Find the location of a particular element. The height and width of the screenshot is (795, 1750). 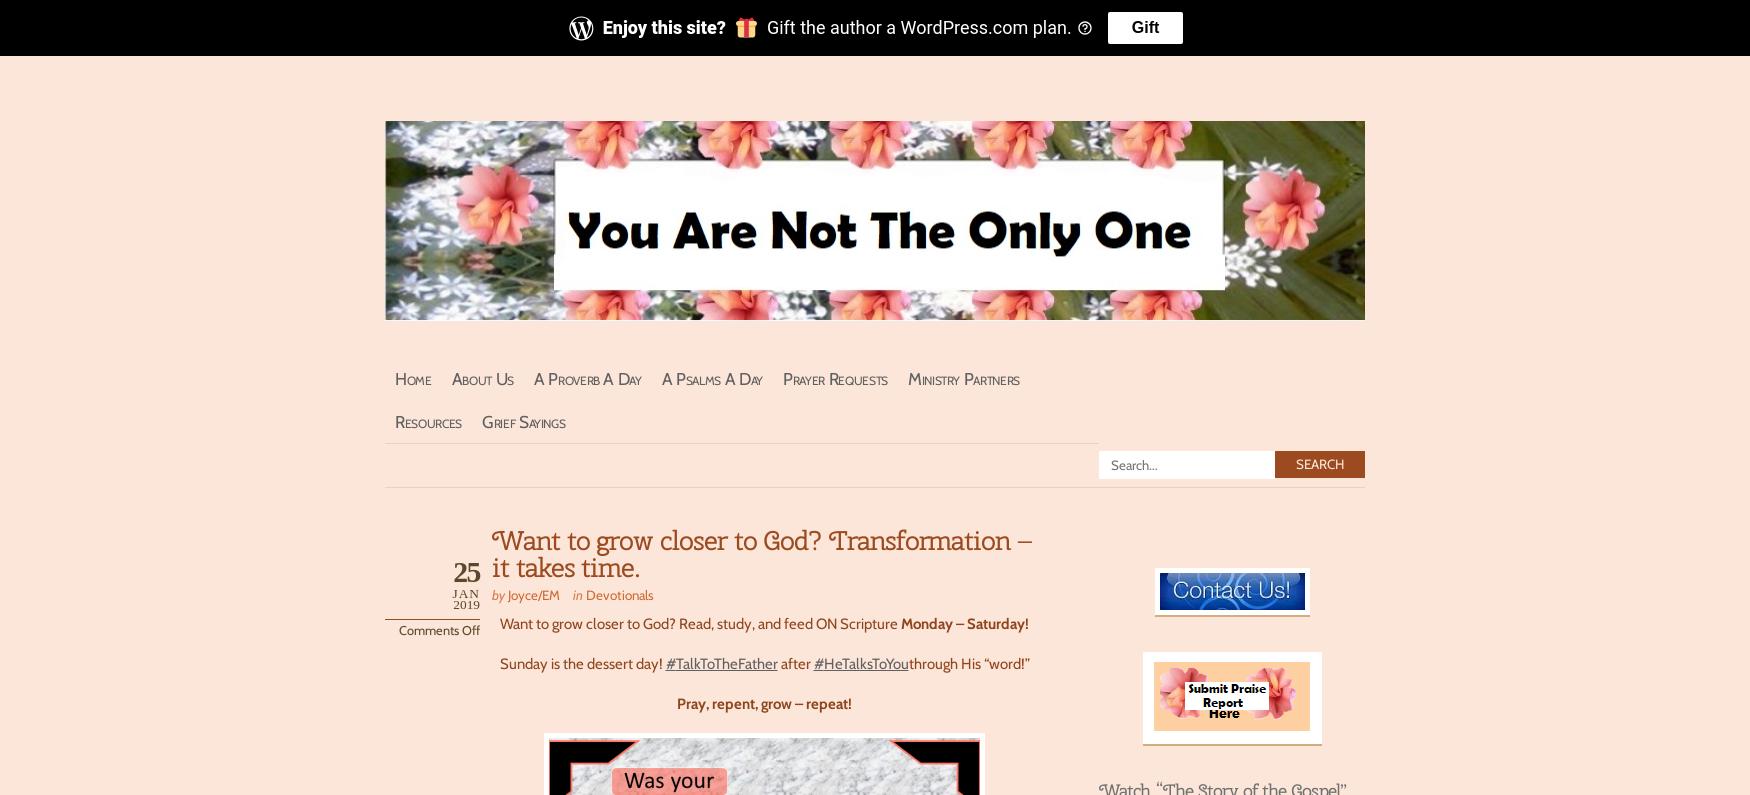

'after' is located at coordinates (776, 662).